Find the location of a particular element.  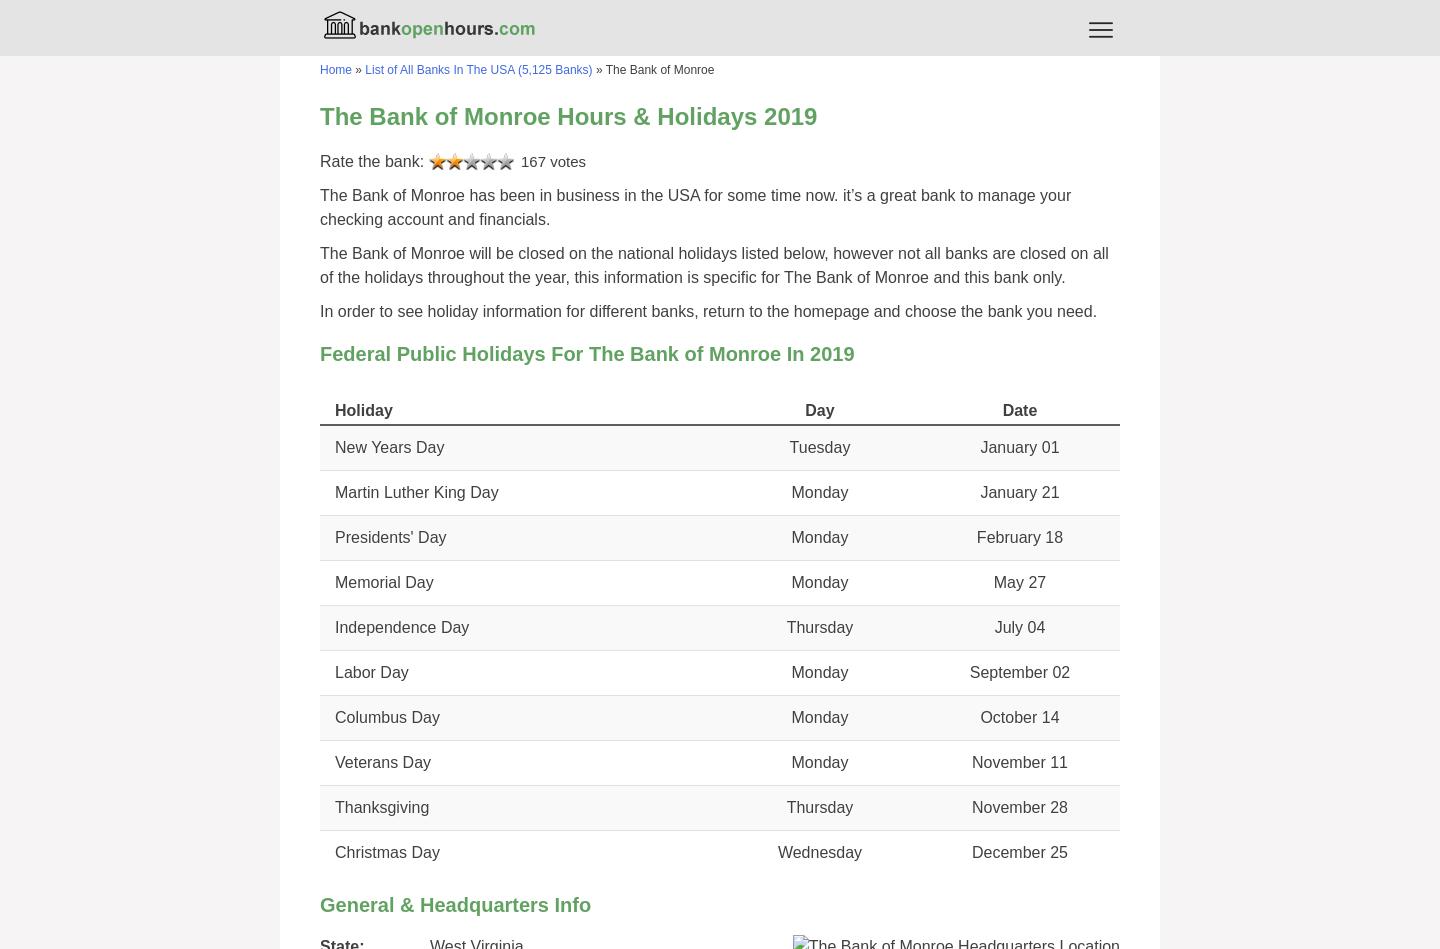

'May 27' is located at coordinates (1018, 581).